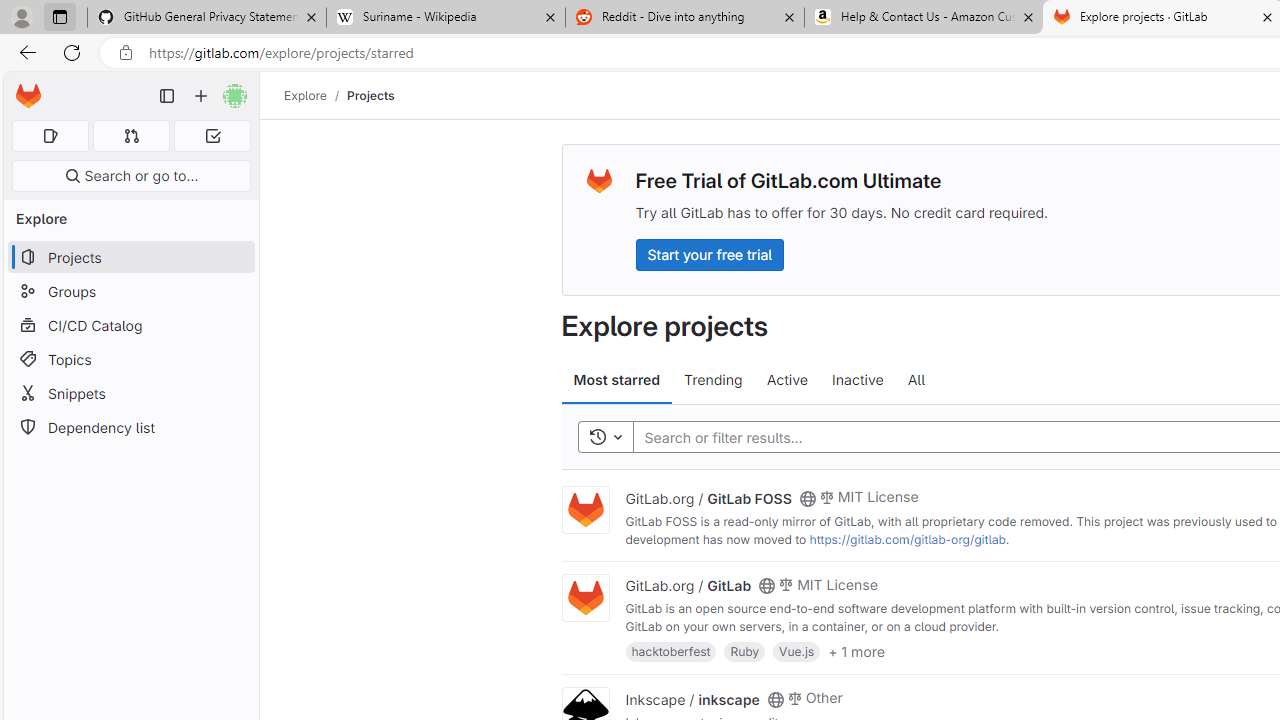 The image size is (1280, 720). What do you see at coordinates (793, 696) in the screenshot?
I see `'Class: s14 gl-mr-2'` at bounding box center [793, 696].